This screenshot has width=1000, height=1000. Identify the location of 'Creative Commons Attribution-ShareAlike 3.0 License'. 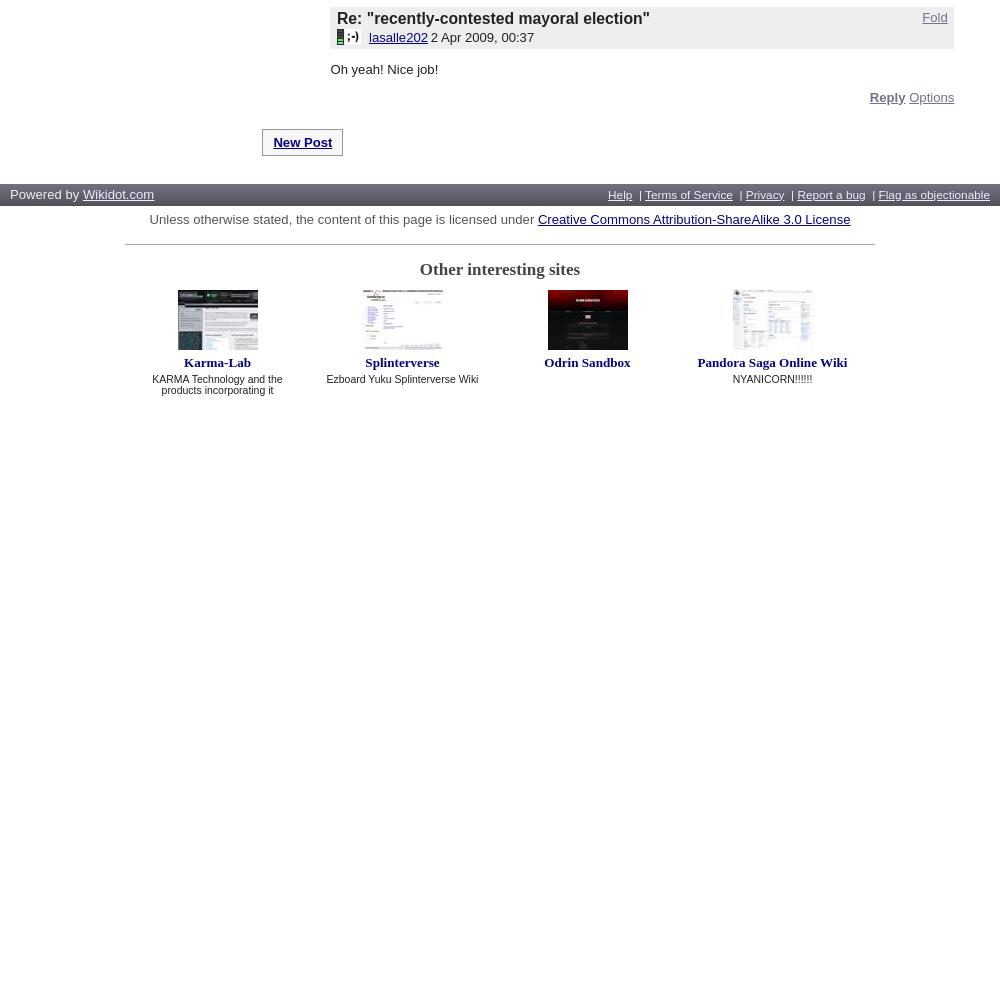
(692, 218).